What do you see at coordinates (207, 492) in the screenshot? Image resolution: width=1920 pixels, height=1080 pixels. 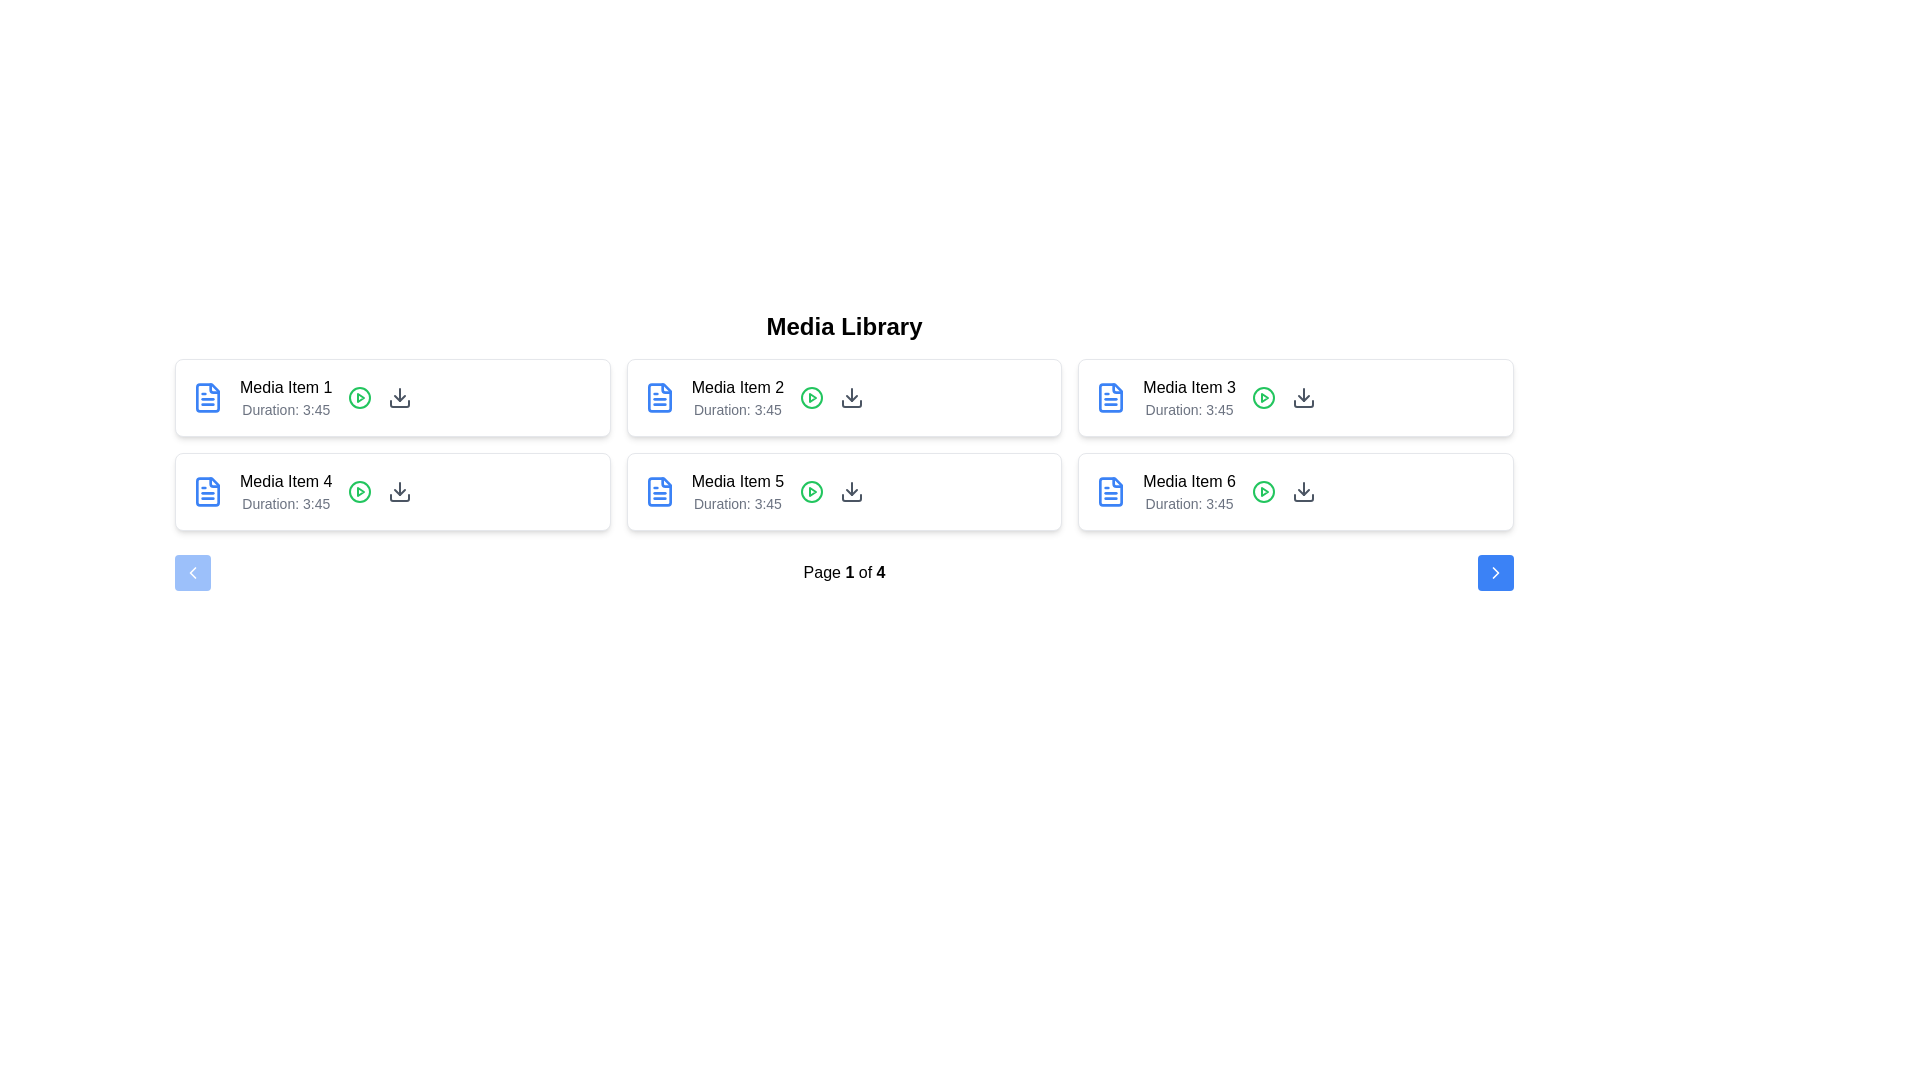 I see `the blue file icon representing 'Media Item 1'` at bounding box center [207, 492].